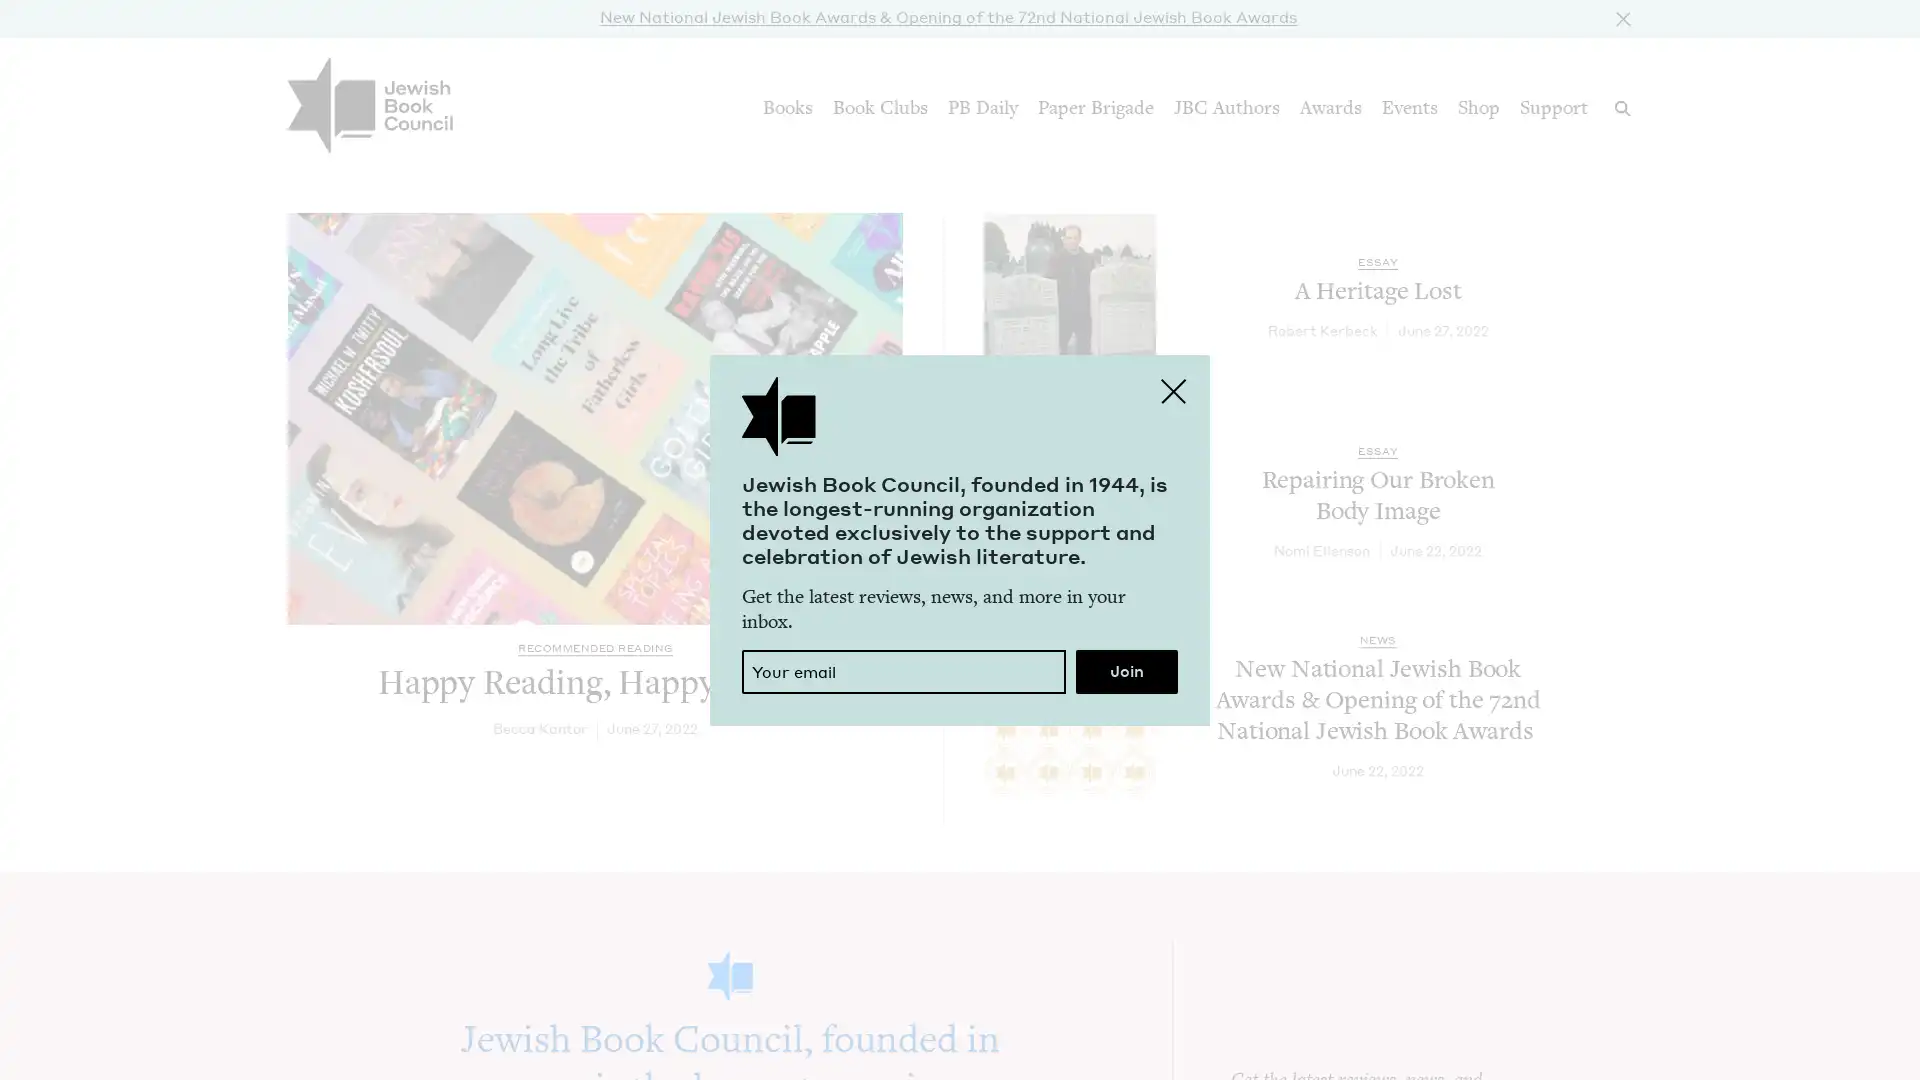 The image size is (1920, 1080). What do you see at coordinates (1620, 16) in the screenshot?
I see `Close` at bounding box center [1620, 16].